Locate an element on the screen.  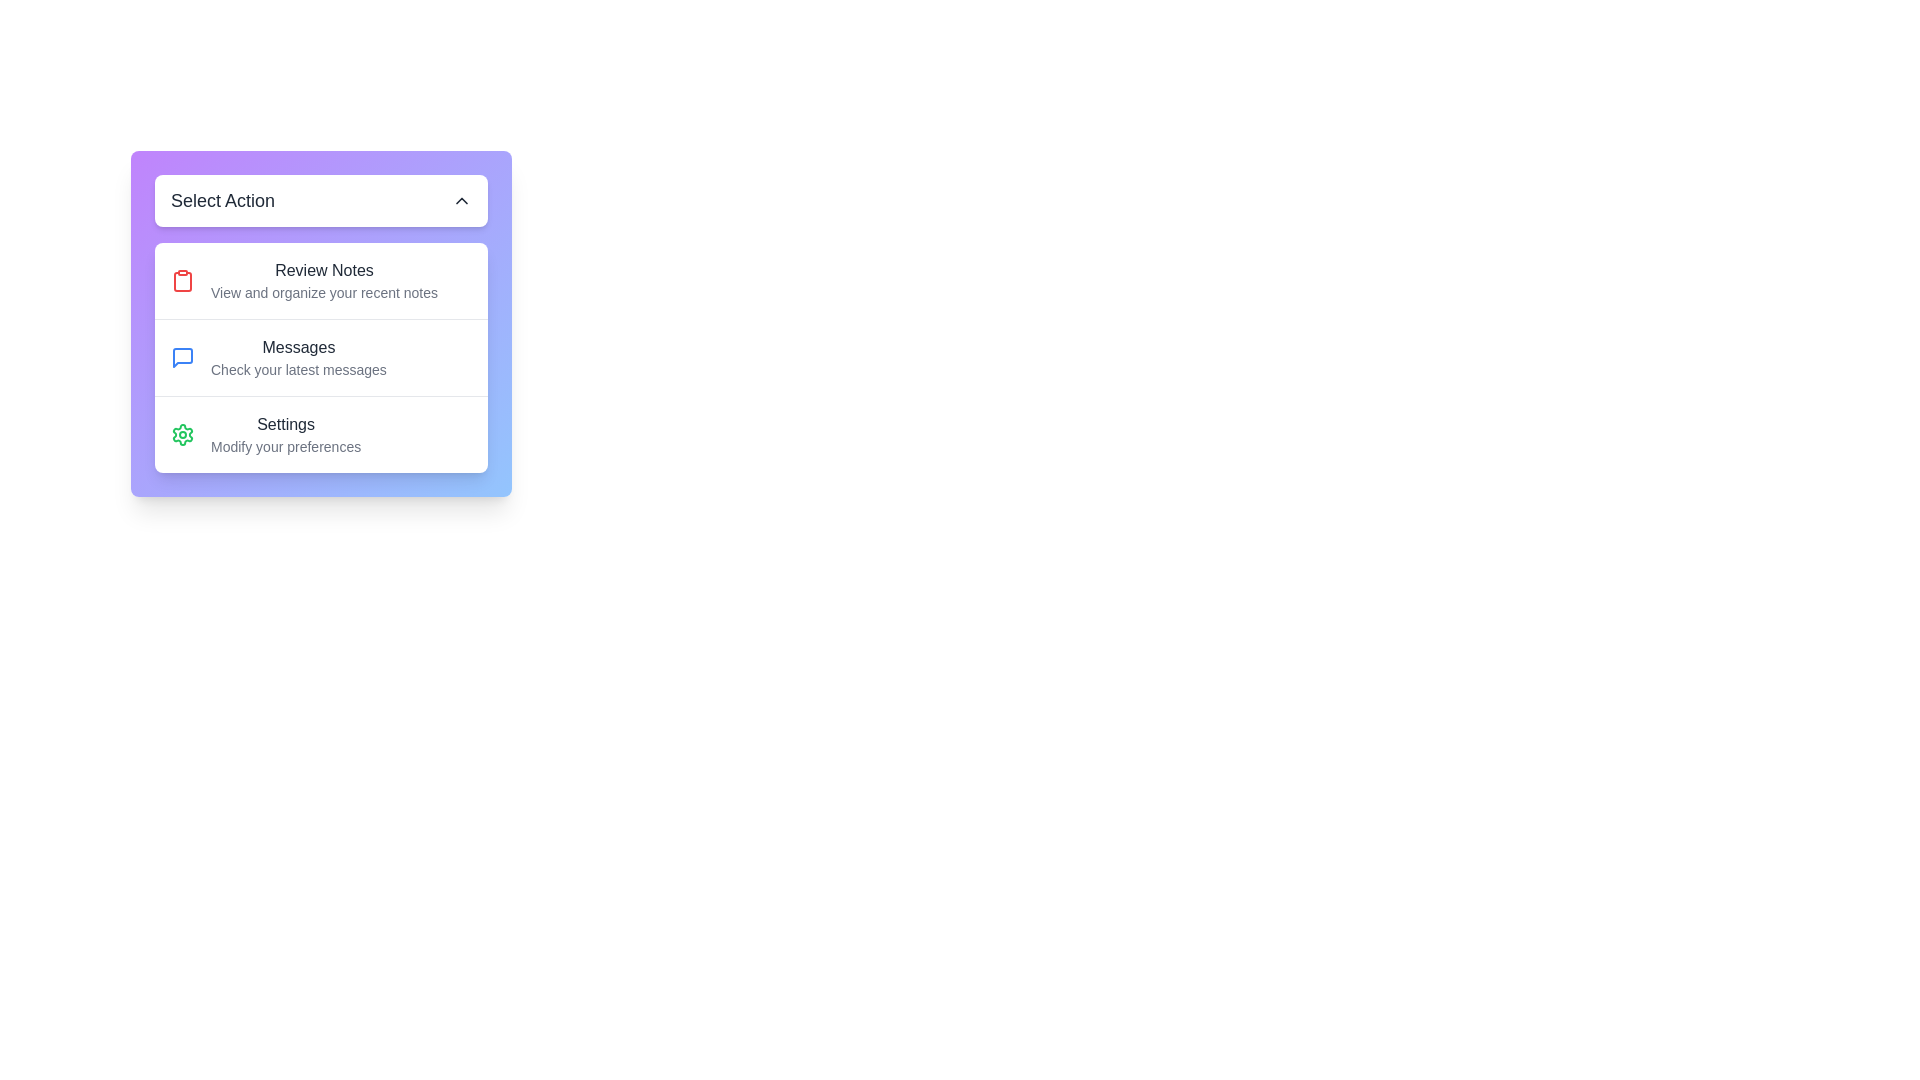
the text label displaying 'Check your latest messages', which is located beneath the 'Messages' heading in the 'Select Action' menu panel is located at coordinates (297, 370).